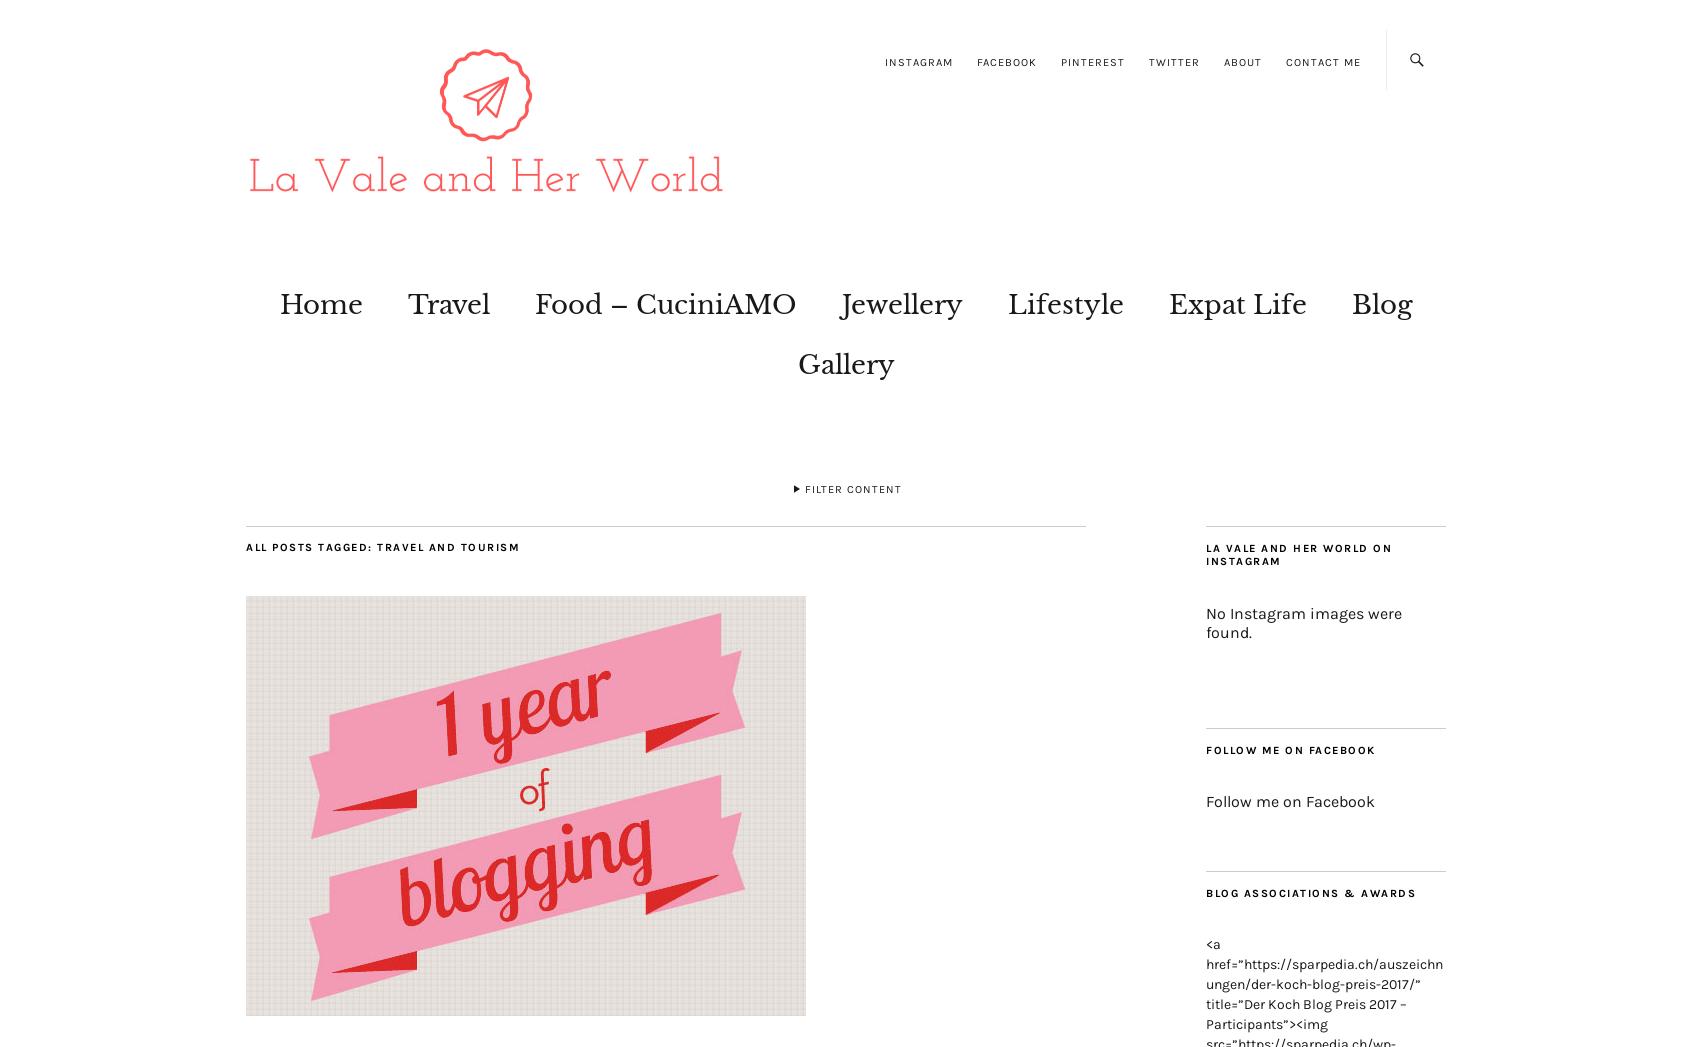 Image resolution: width=1692 pixels, height=1047 pixels. I want to click on 'Blog', so click(1351, 303).